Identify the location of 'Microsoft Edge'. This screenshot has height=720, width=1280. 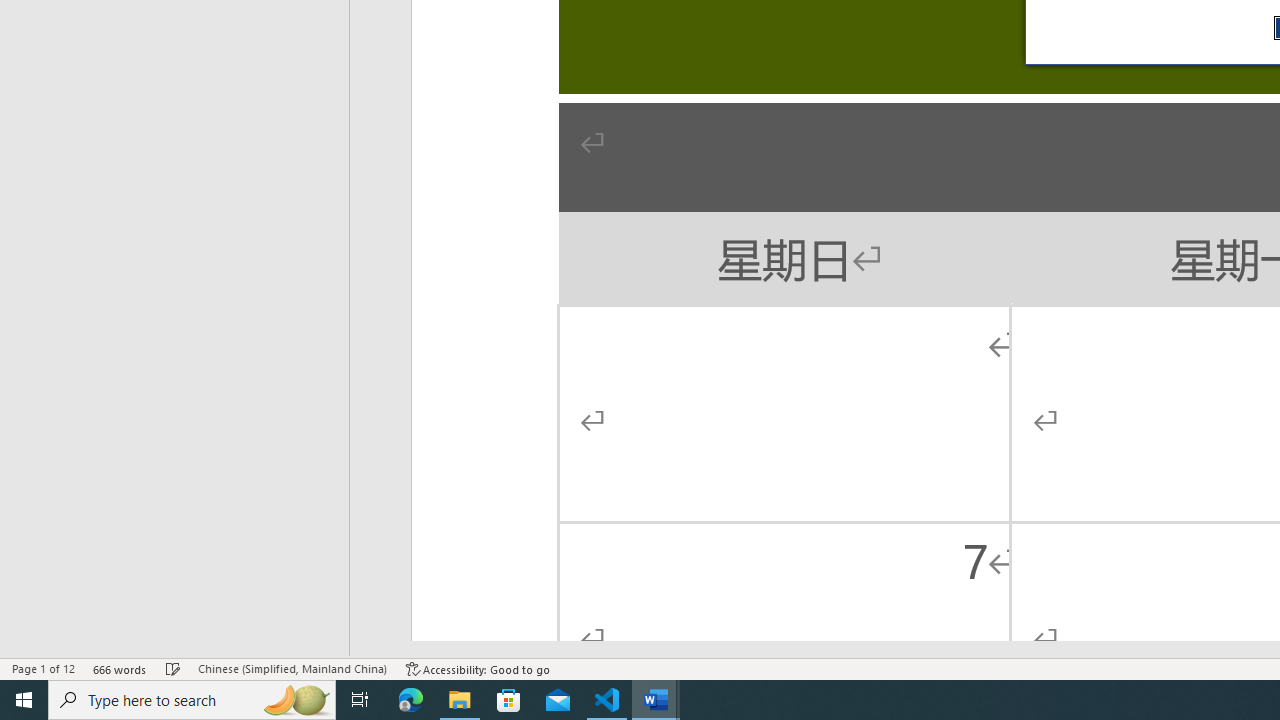
(410, 698).